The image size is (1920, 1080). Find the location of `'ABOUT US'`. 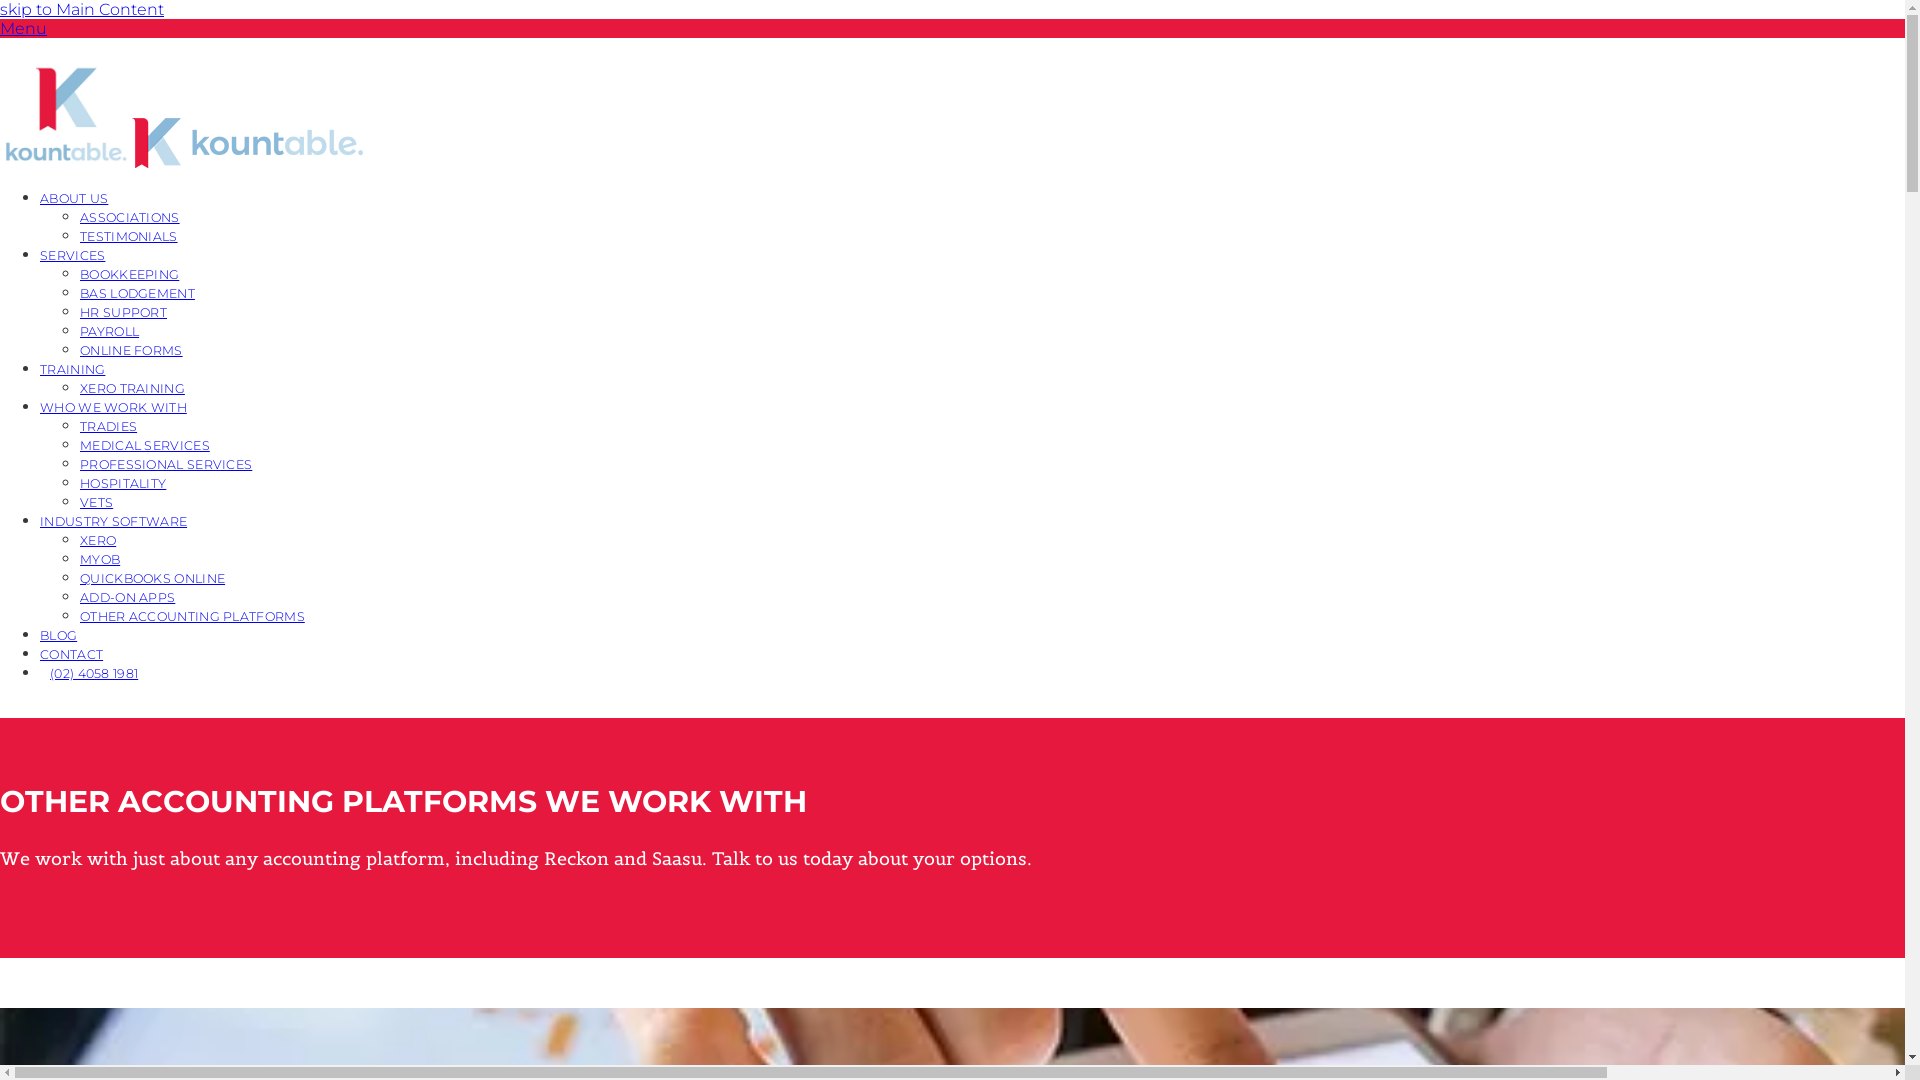

'ABOUT US' is located at coordinates (73, 197).